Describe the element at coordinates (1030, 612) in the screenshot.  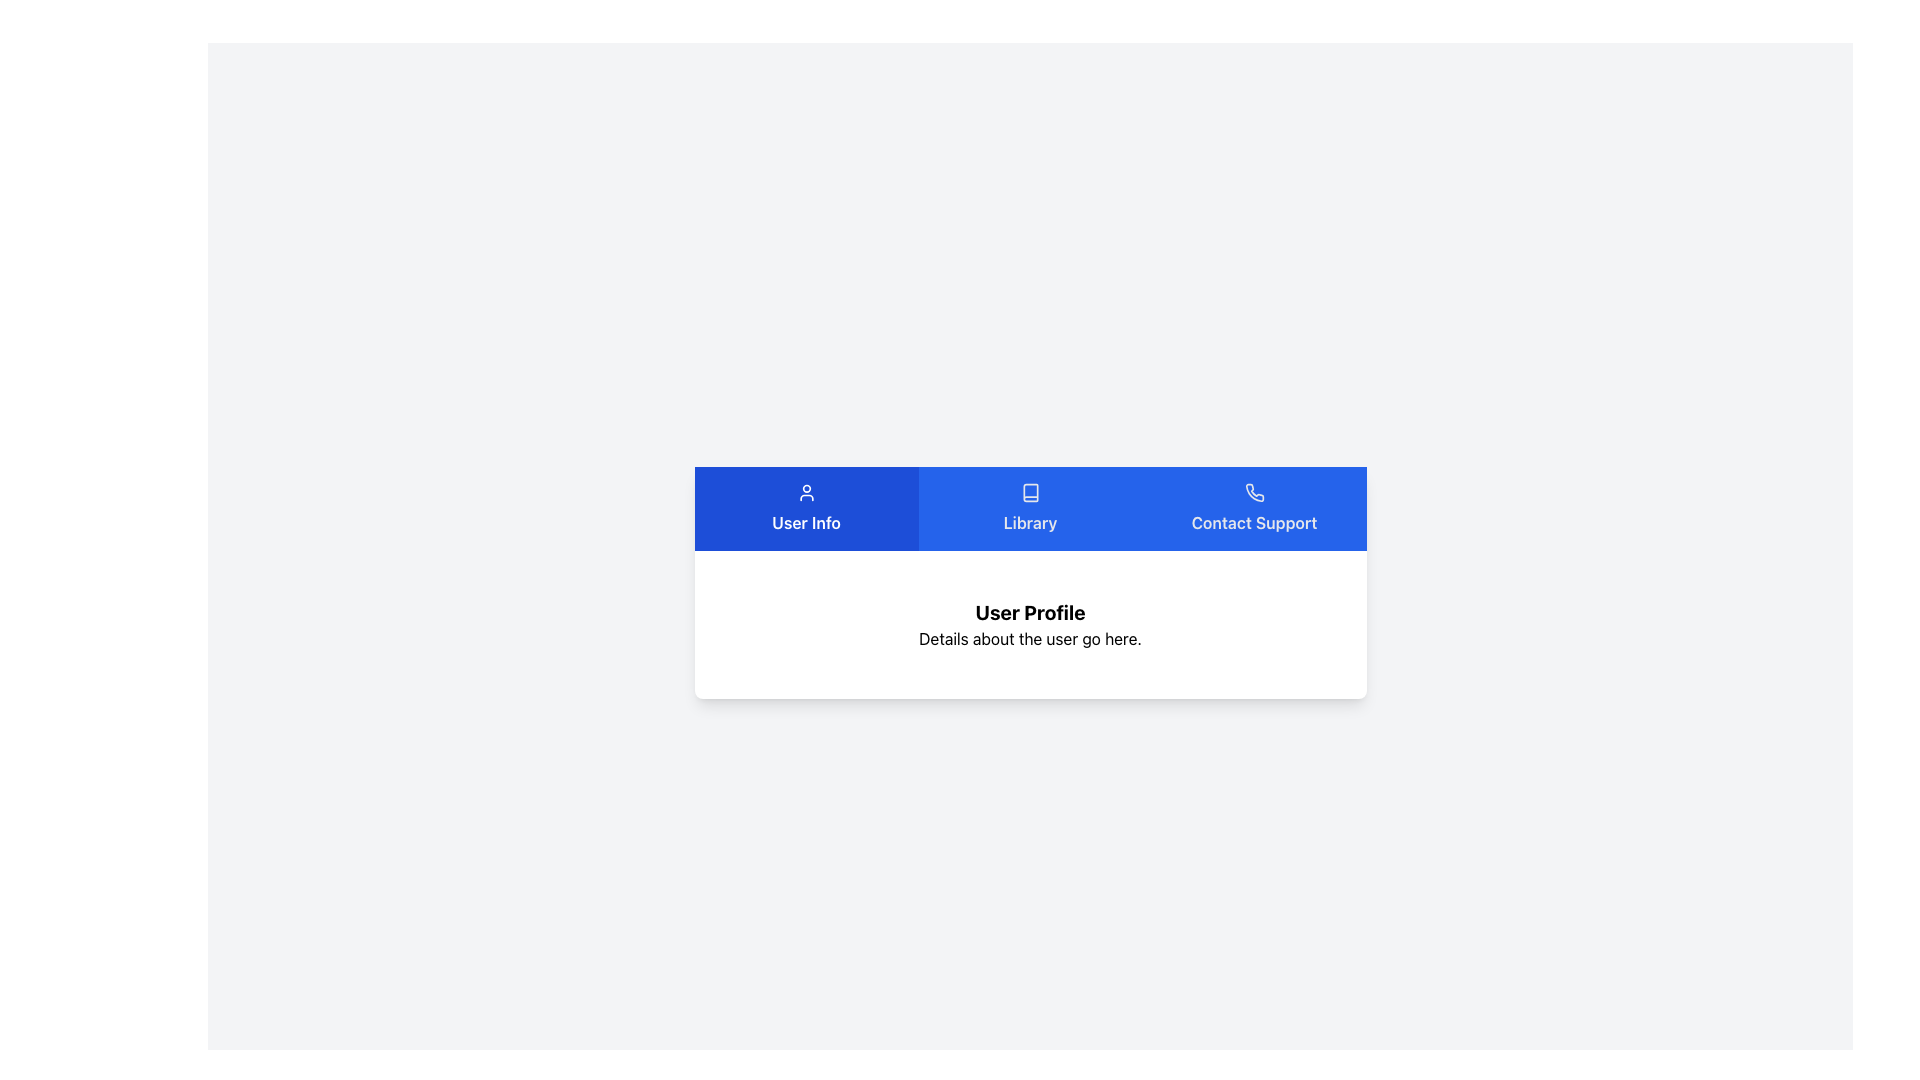
I see `the bold 'User Profile' text label, which is a prominent heading located within a rectangular card below the blue navigation bar` at that location.